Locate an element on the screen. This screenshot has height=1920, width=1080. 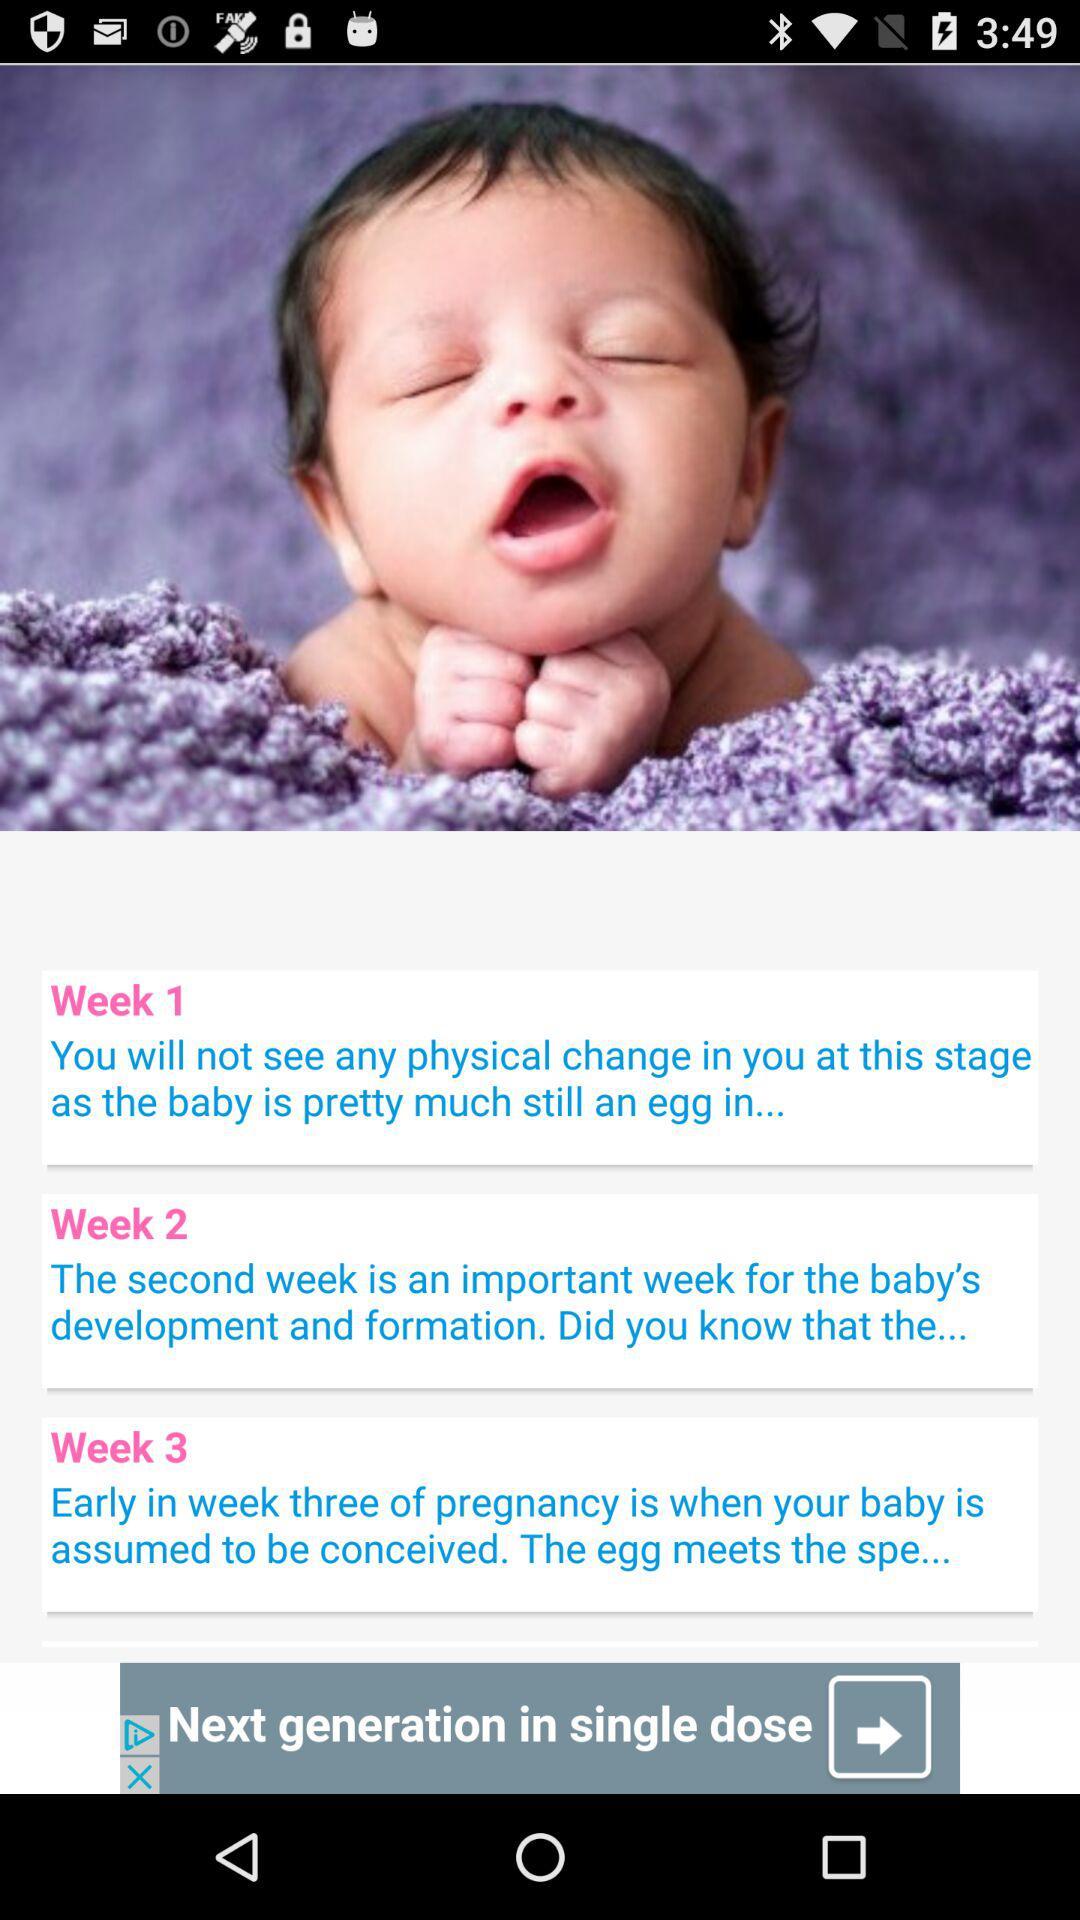
advertisement link is located at coordinates (540, 1727).